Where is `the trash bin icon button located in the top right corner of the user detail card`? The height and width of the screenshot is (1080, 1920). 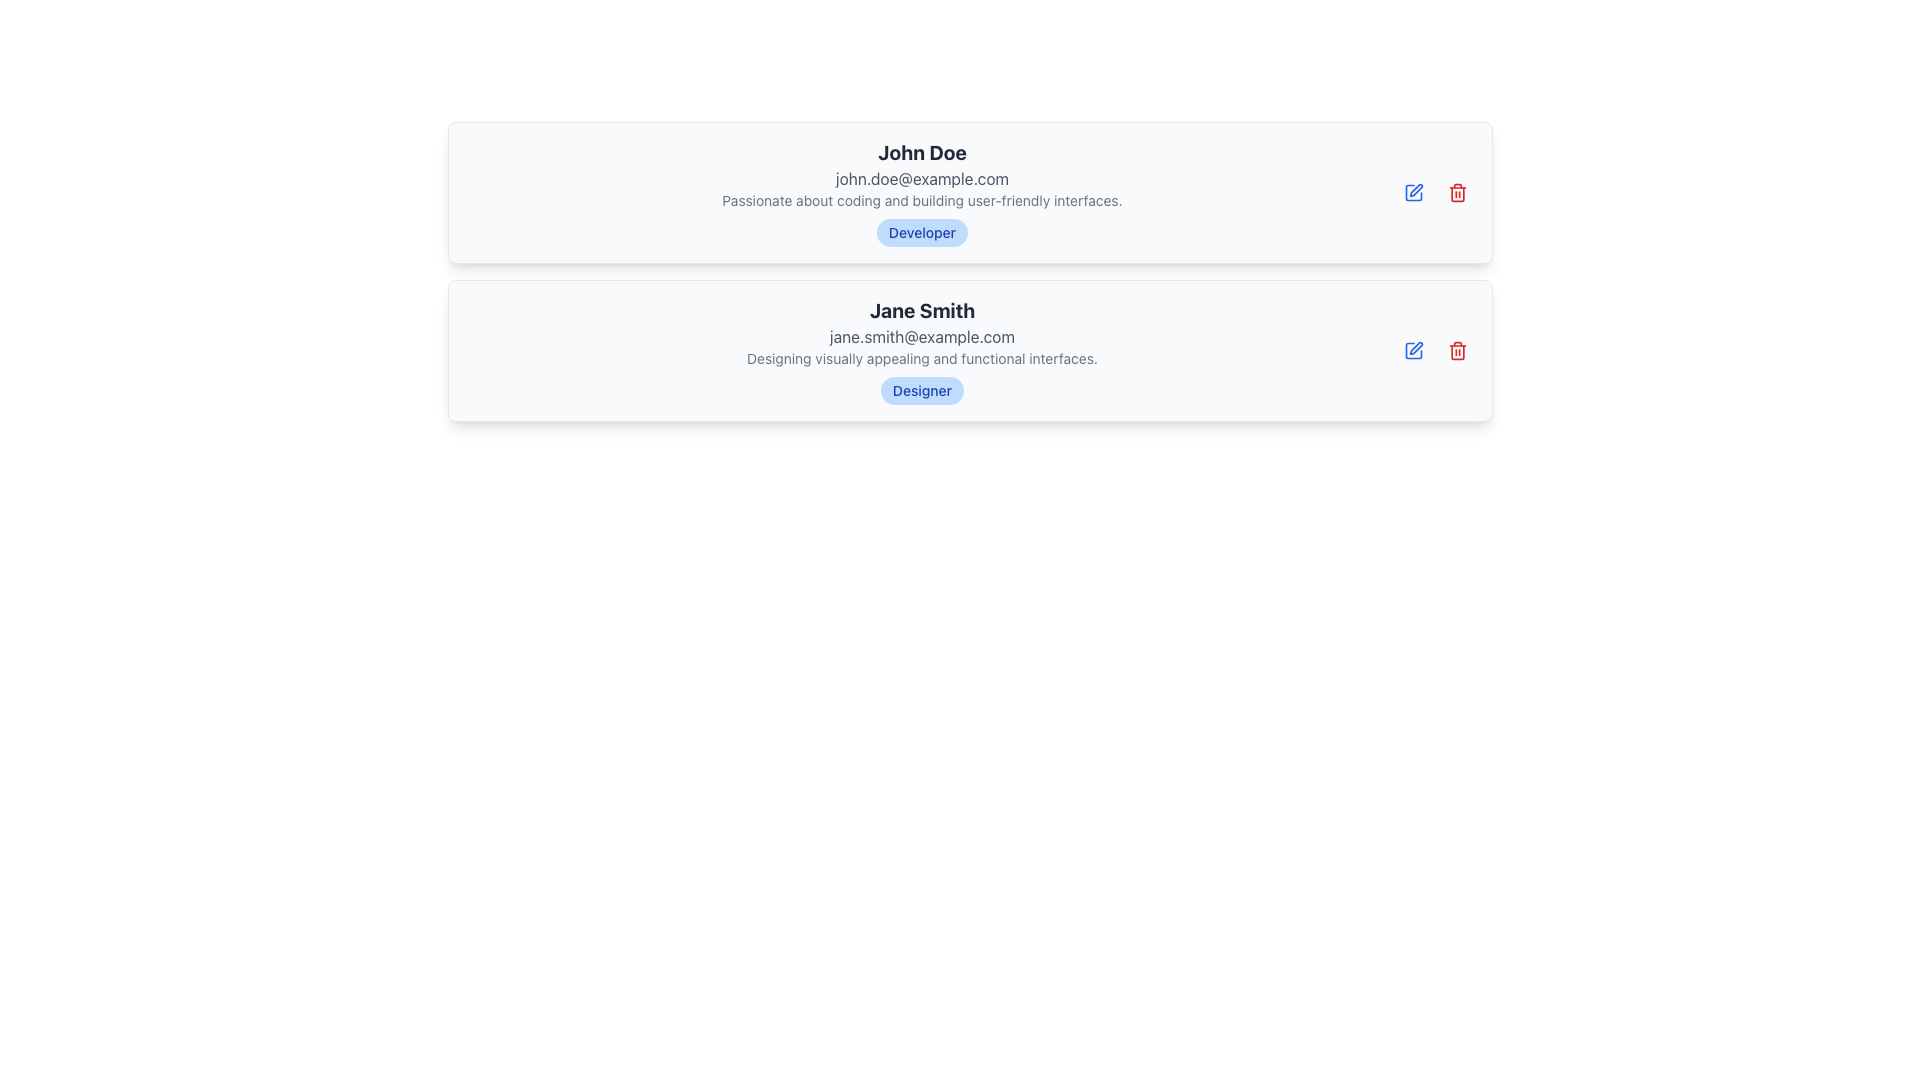 the trash bin icon button located in the top right corner of the user detail card is located at coordinates (1458, 350).